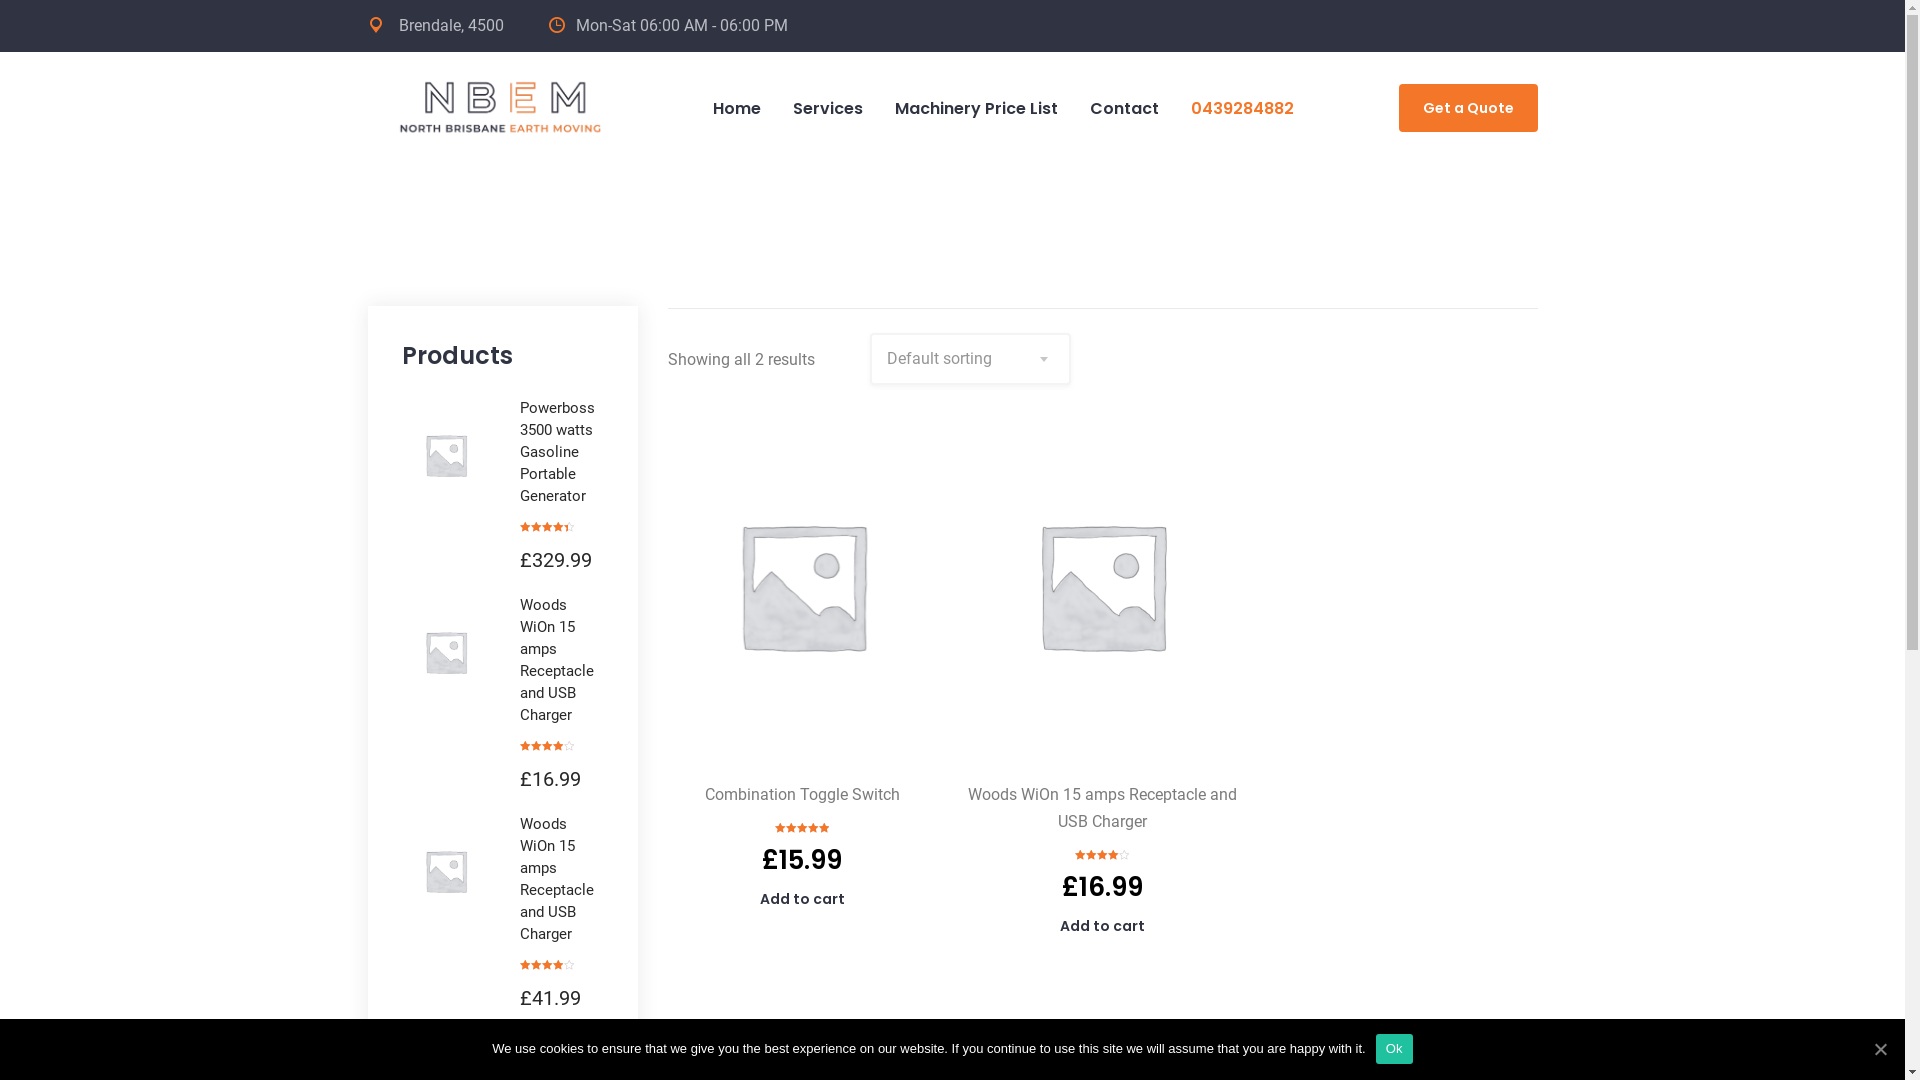 The image size is (1920, 1080). What do you see at coordinates (1240, 108) in the screenshot?
I see `'0439284882'` at bounding box center [1240, 108].